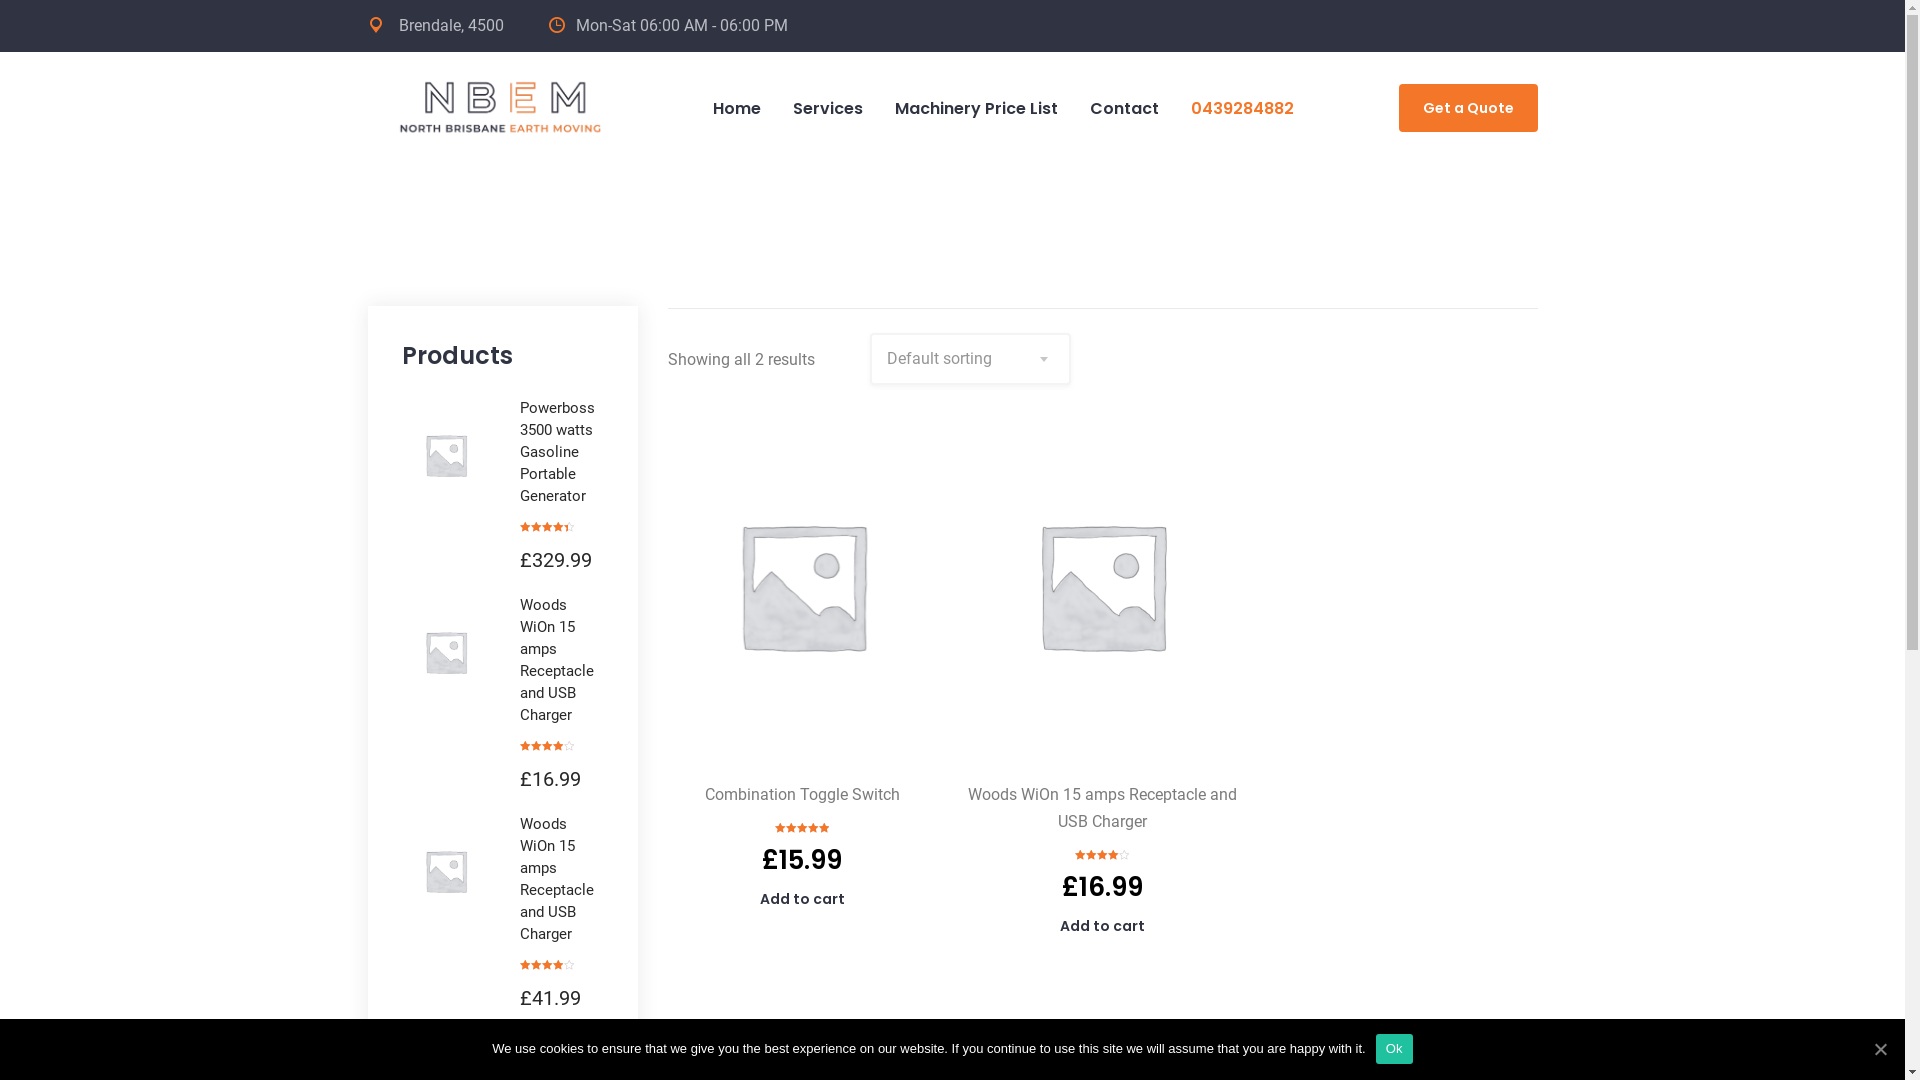 The image size is (1920, 1080). What do you see at coordinates (1240, 108) in the screenshot?
I see `'0439284882'` at bounding box center [1240, 108].